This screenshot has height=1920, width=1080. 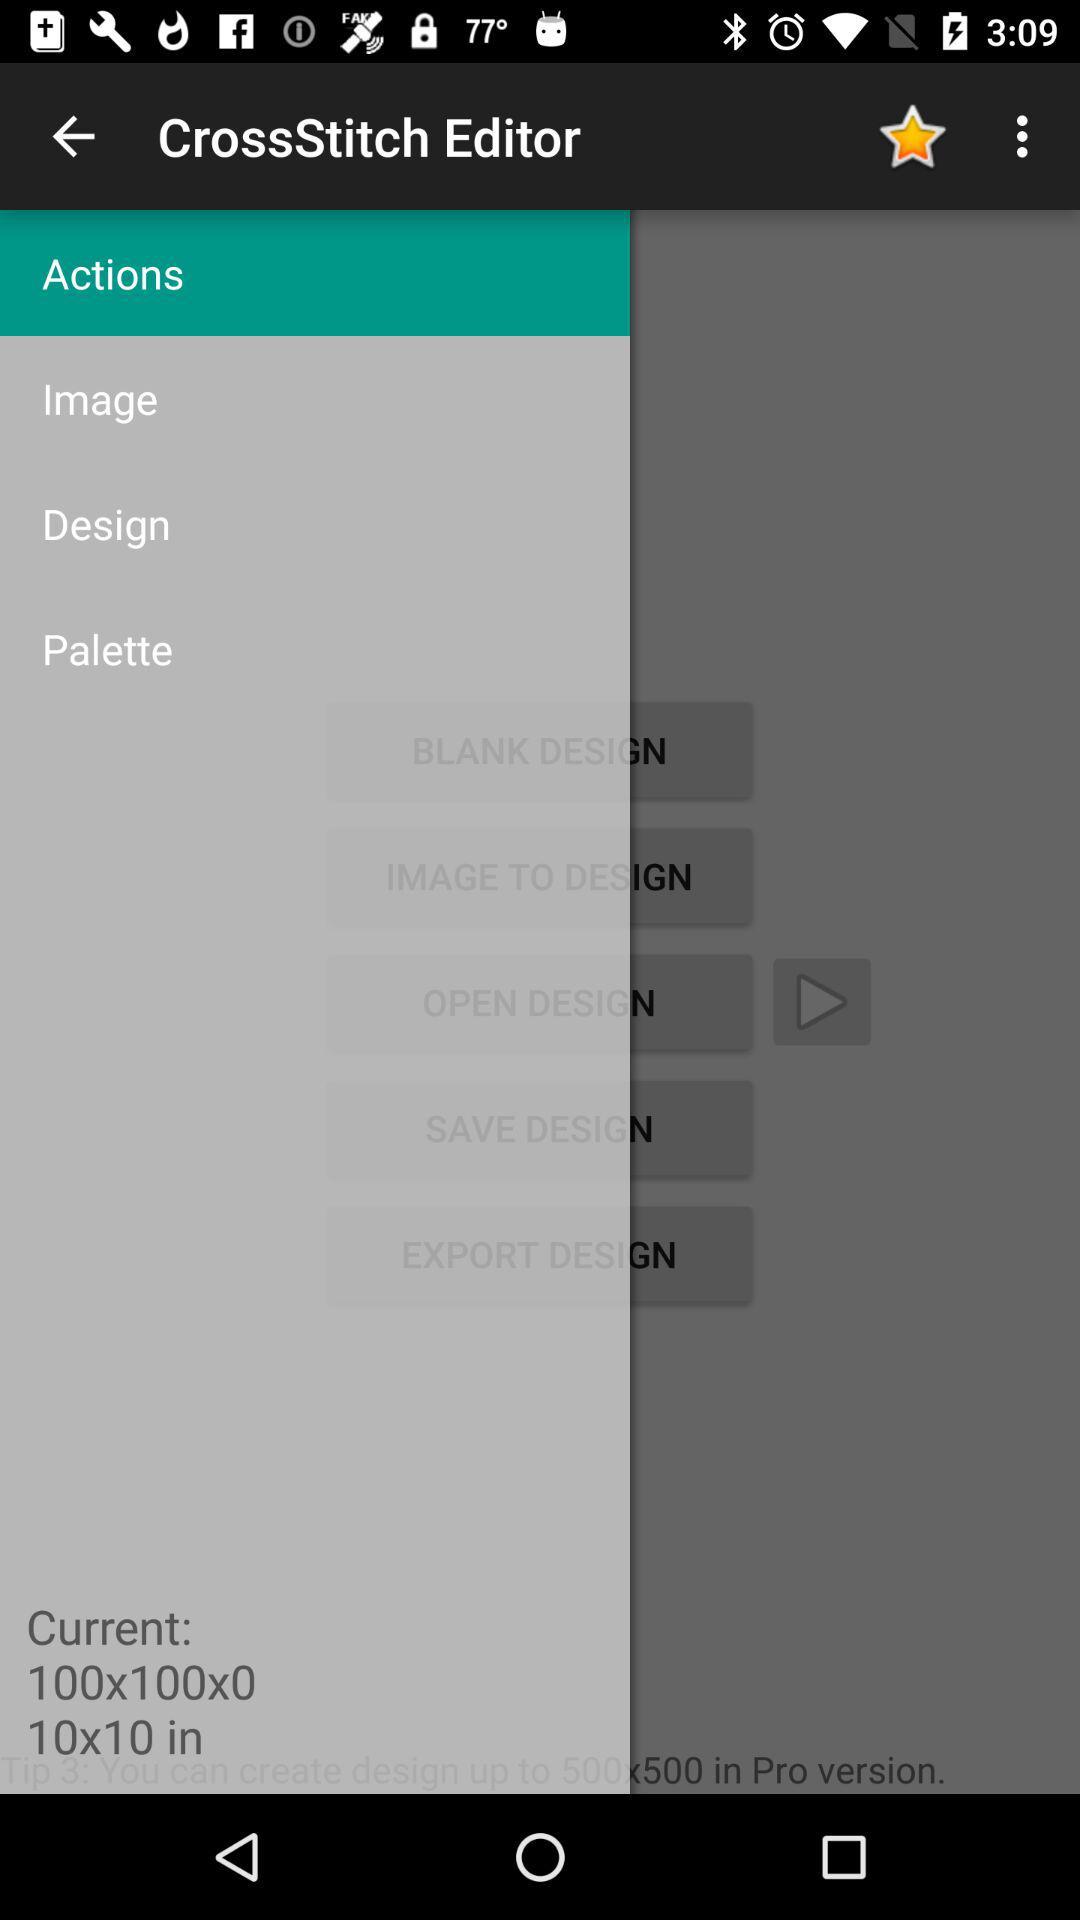 I want to click on the save design icon, so click(x=538, y=1128).